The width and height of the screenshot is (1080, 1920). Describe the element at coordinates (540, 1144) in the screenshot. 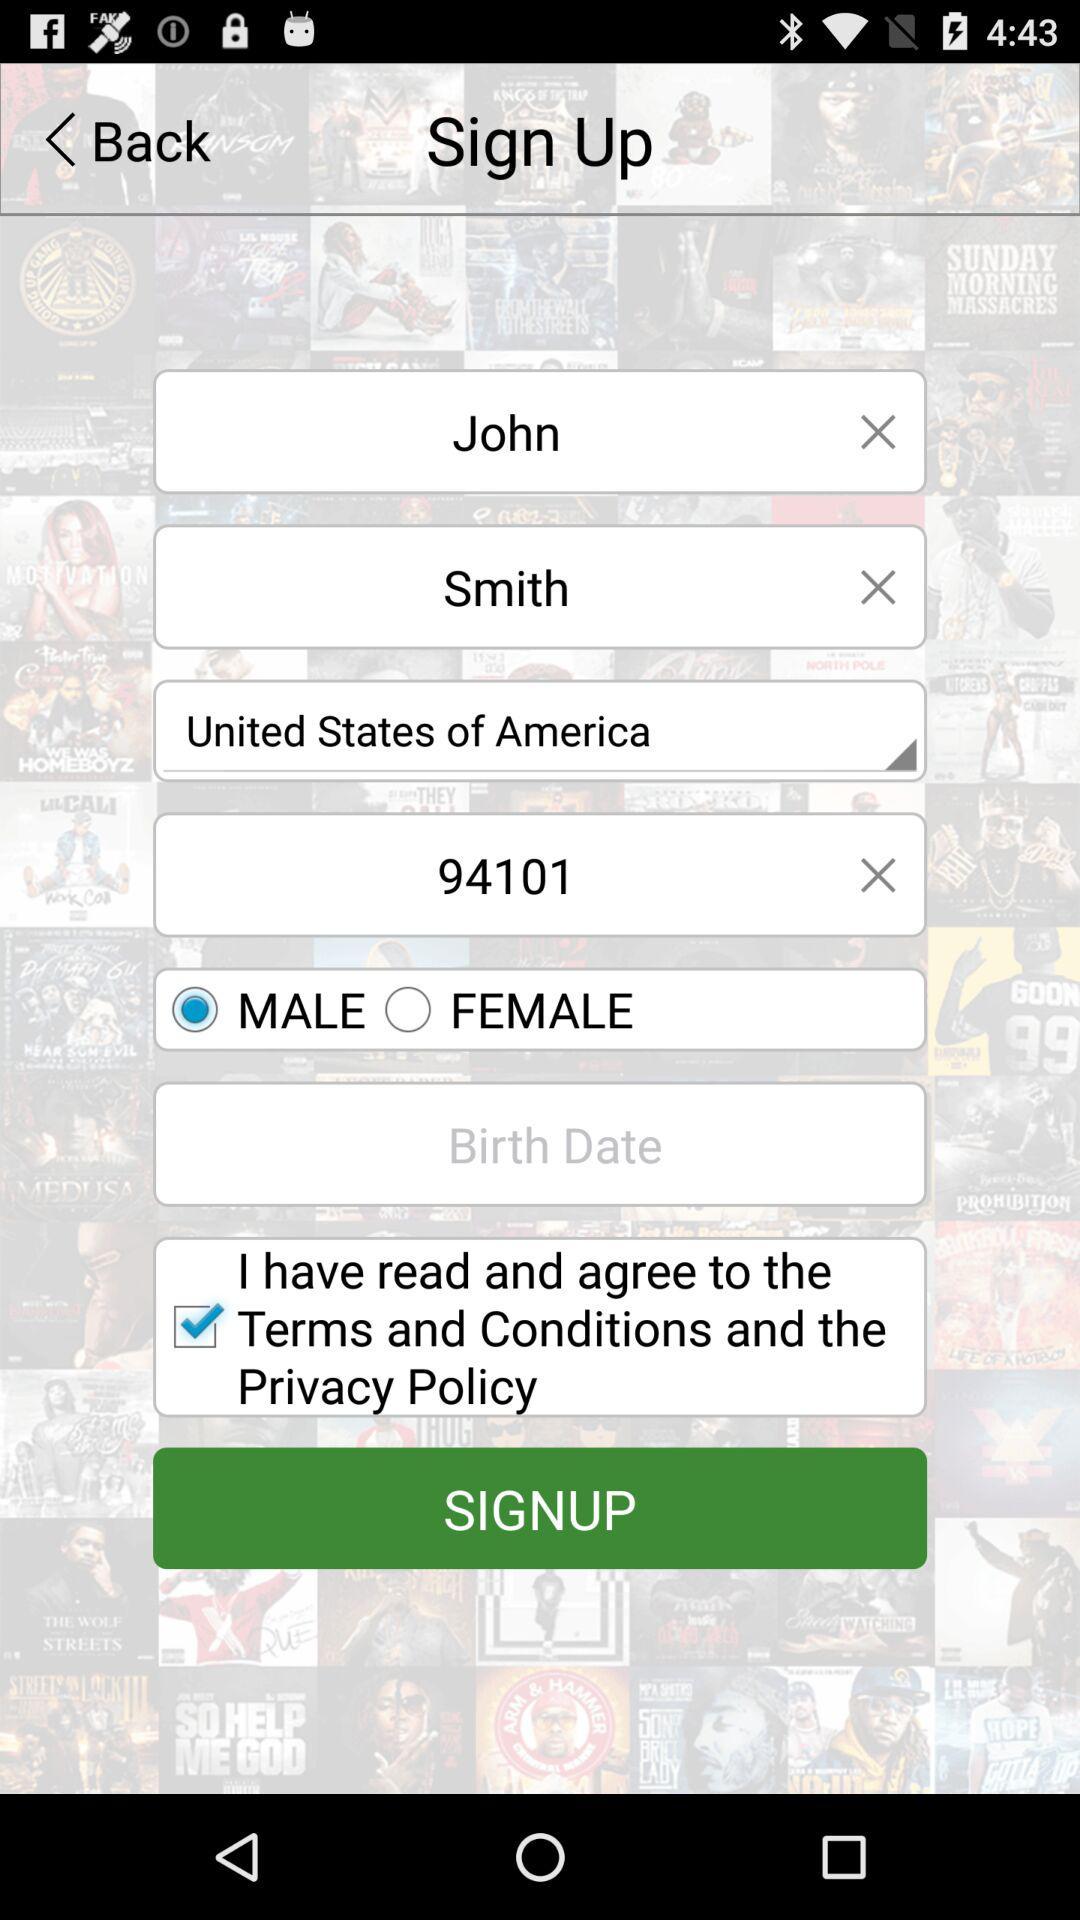

I see `the text box which says birth date` at that location.